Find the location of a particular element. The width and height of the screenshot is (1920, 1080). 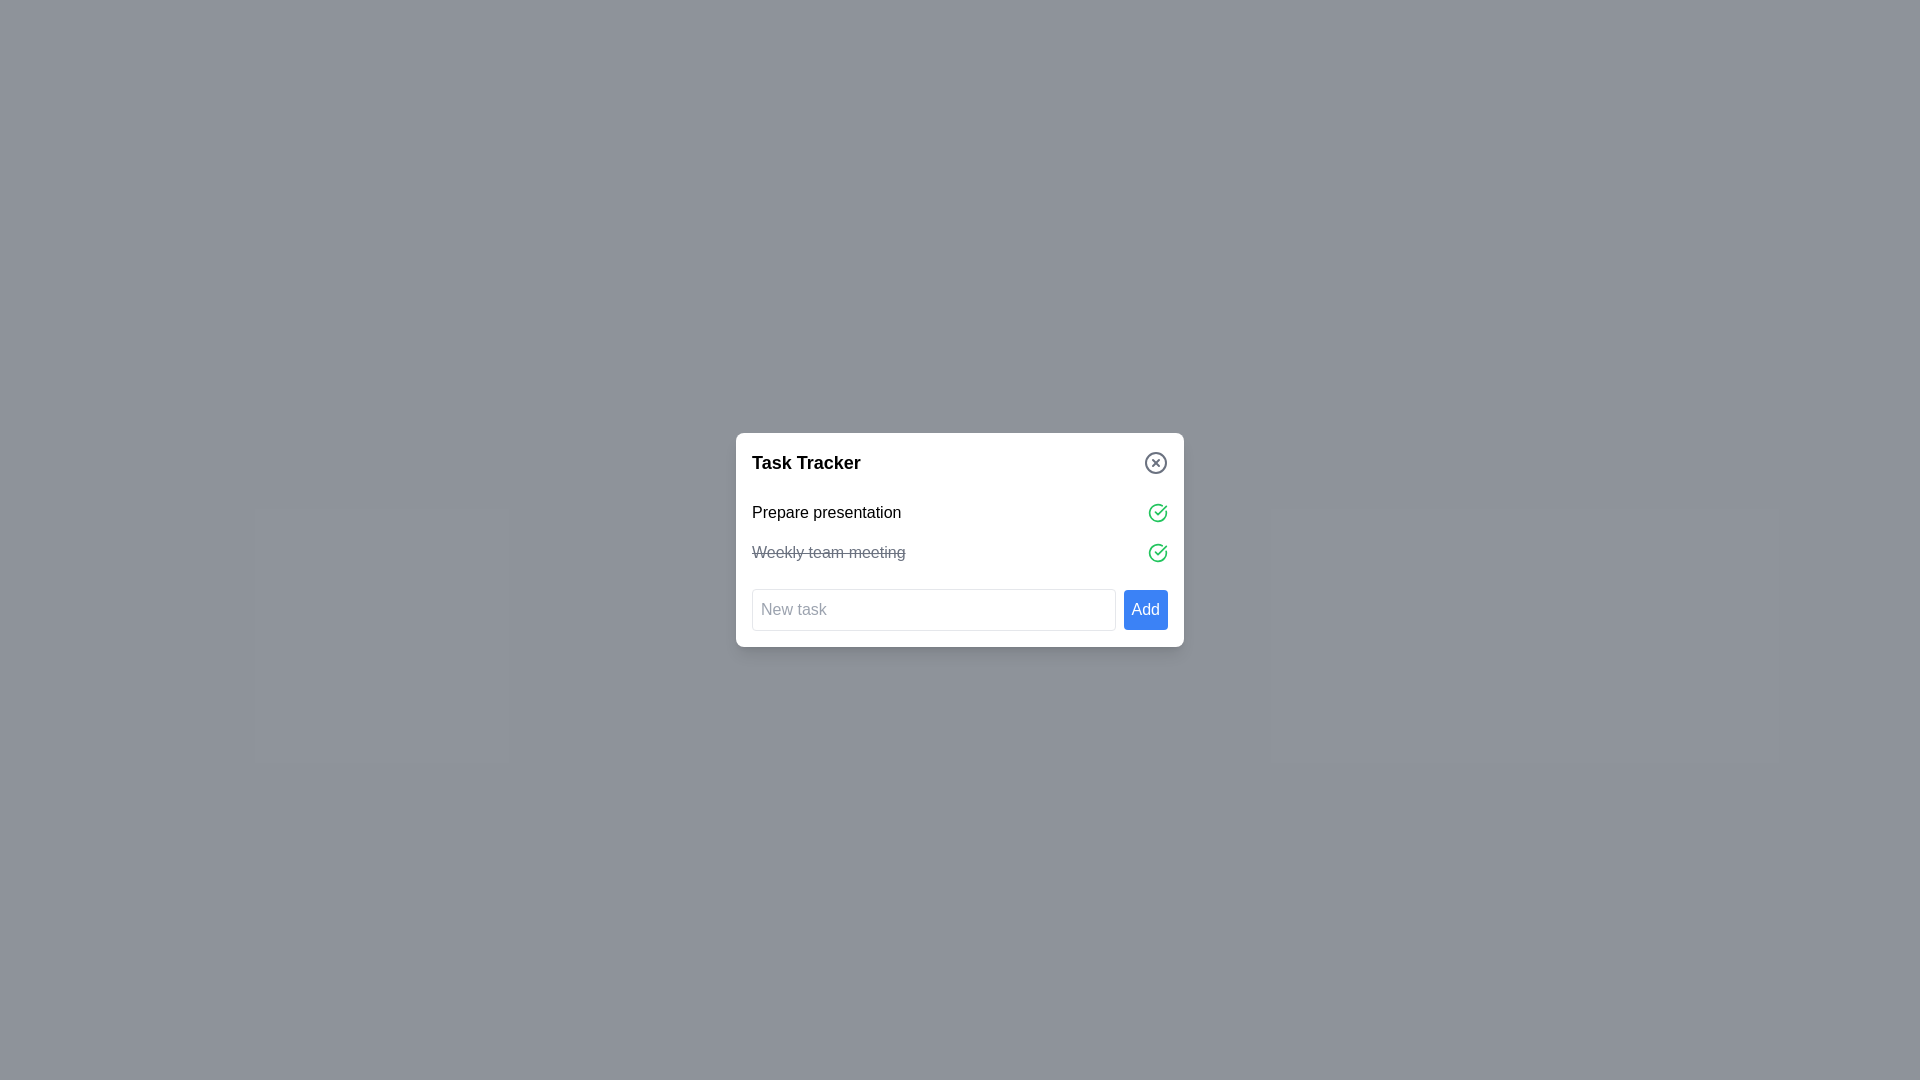

the interactive green checkmark on the second task item labeled 'Weekly team meeting' in the 'Task Tracker' widget is located at coordinates (960, 552).